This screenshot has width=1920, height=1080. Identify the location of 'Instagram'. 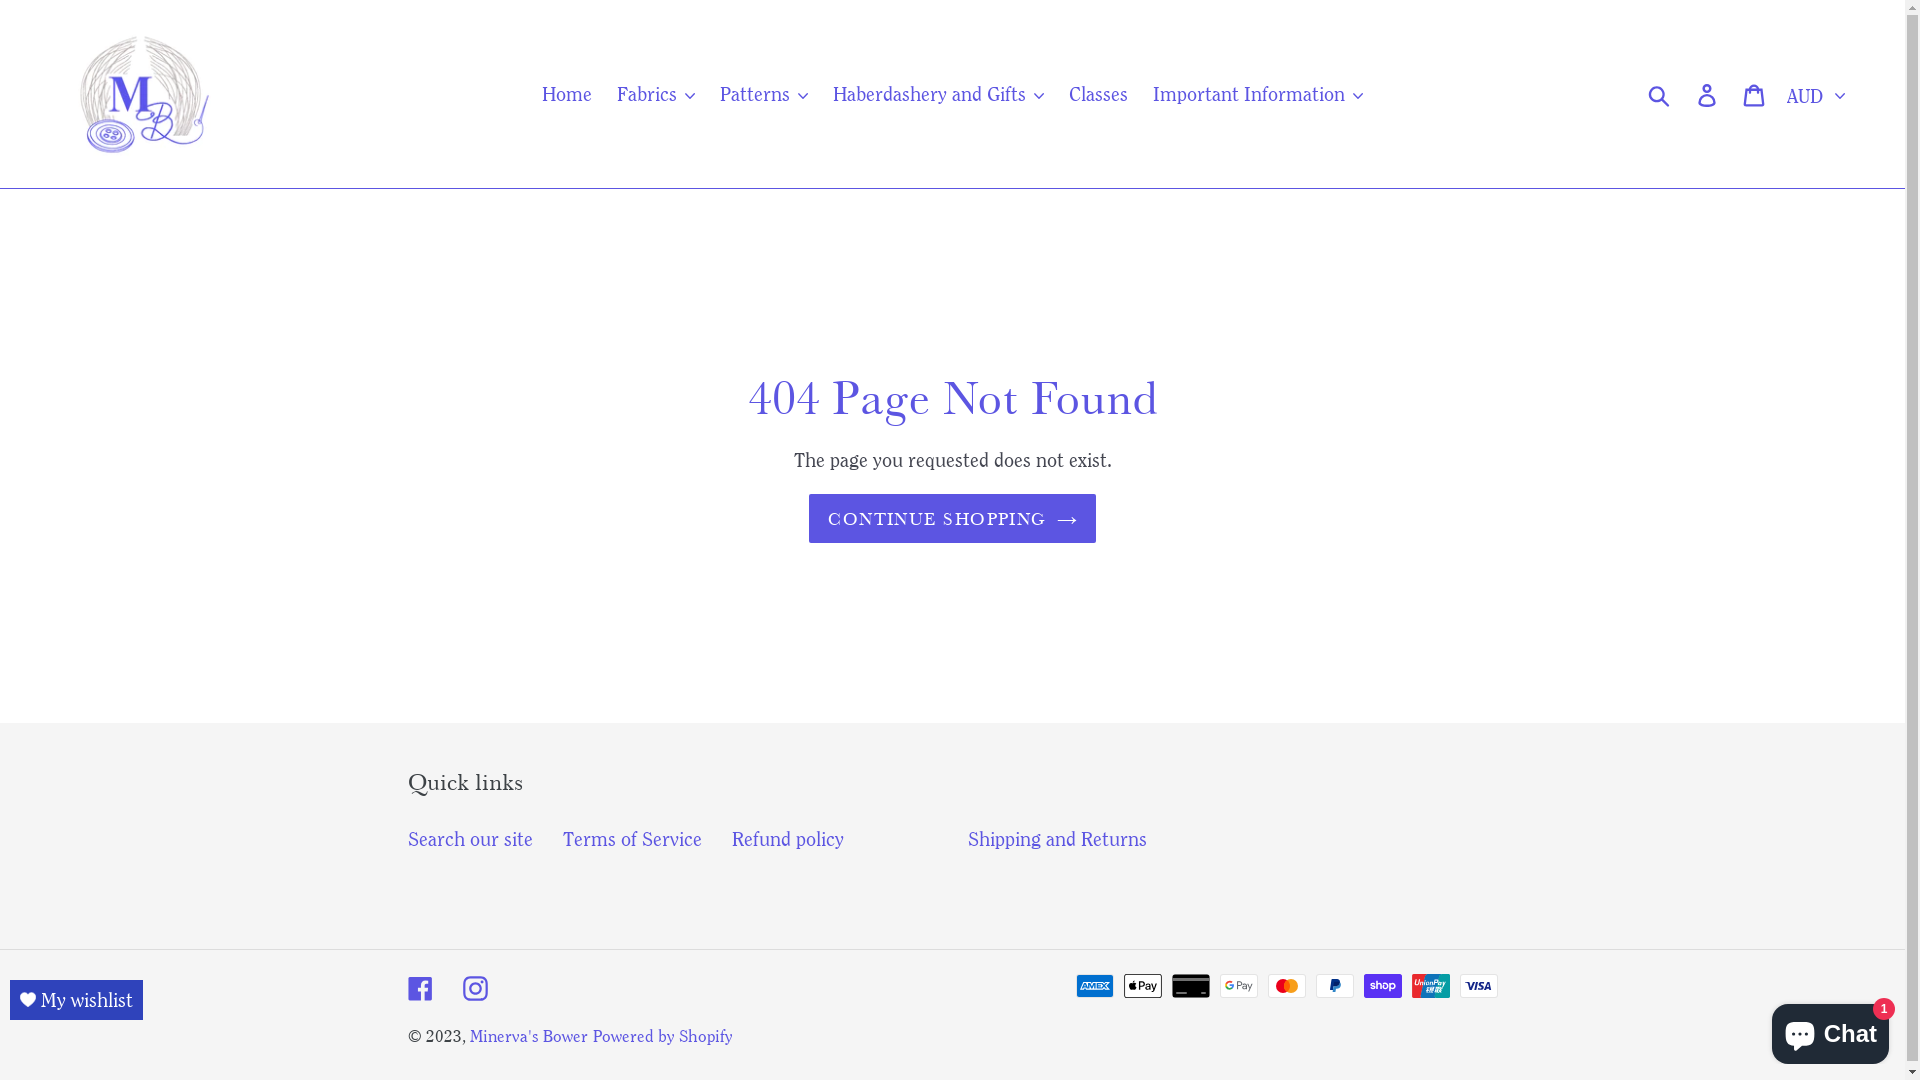
(460, 985).